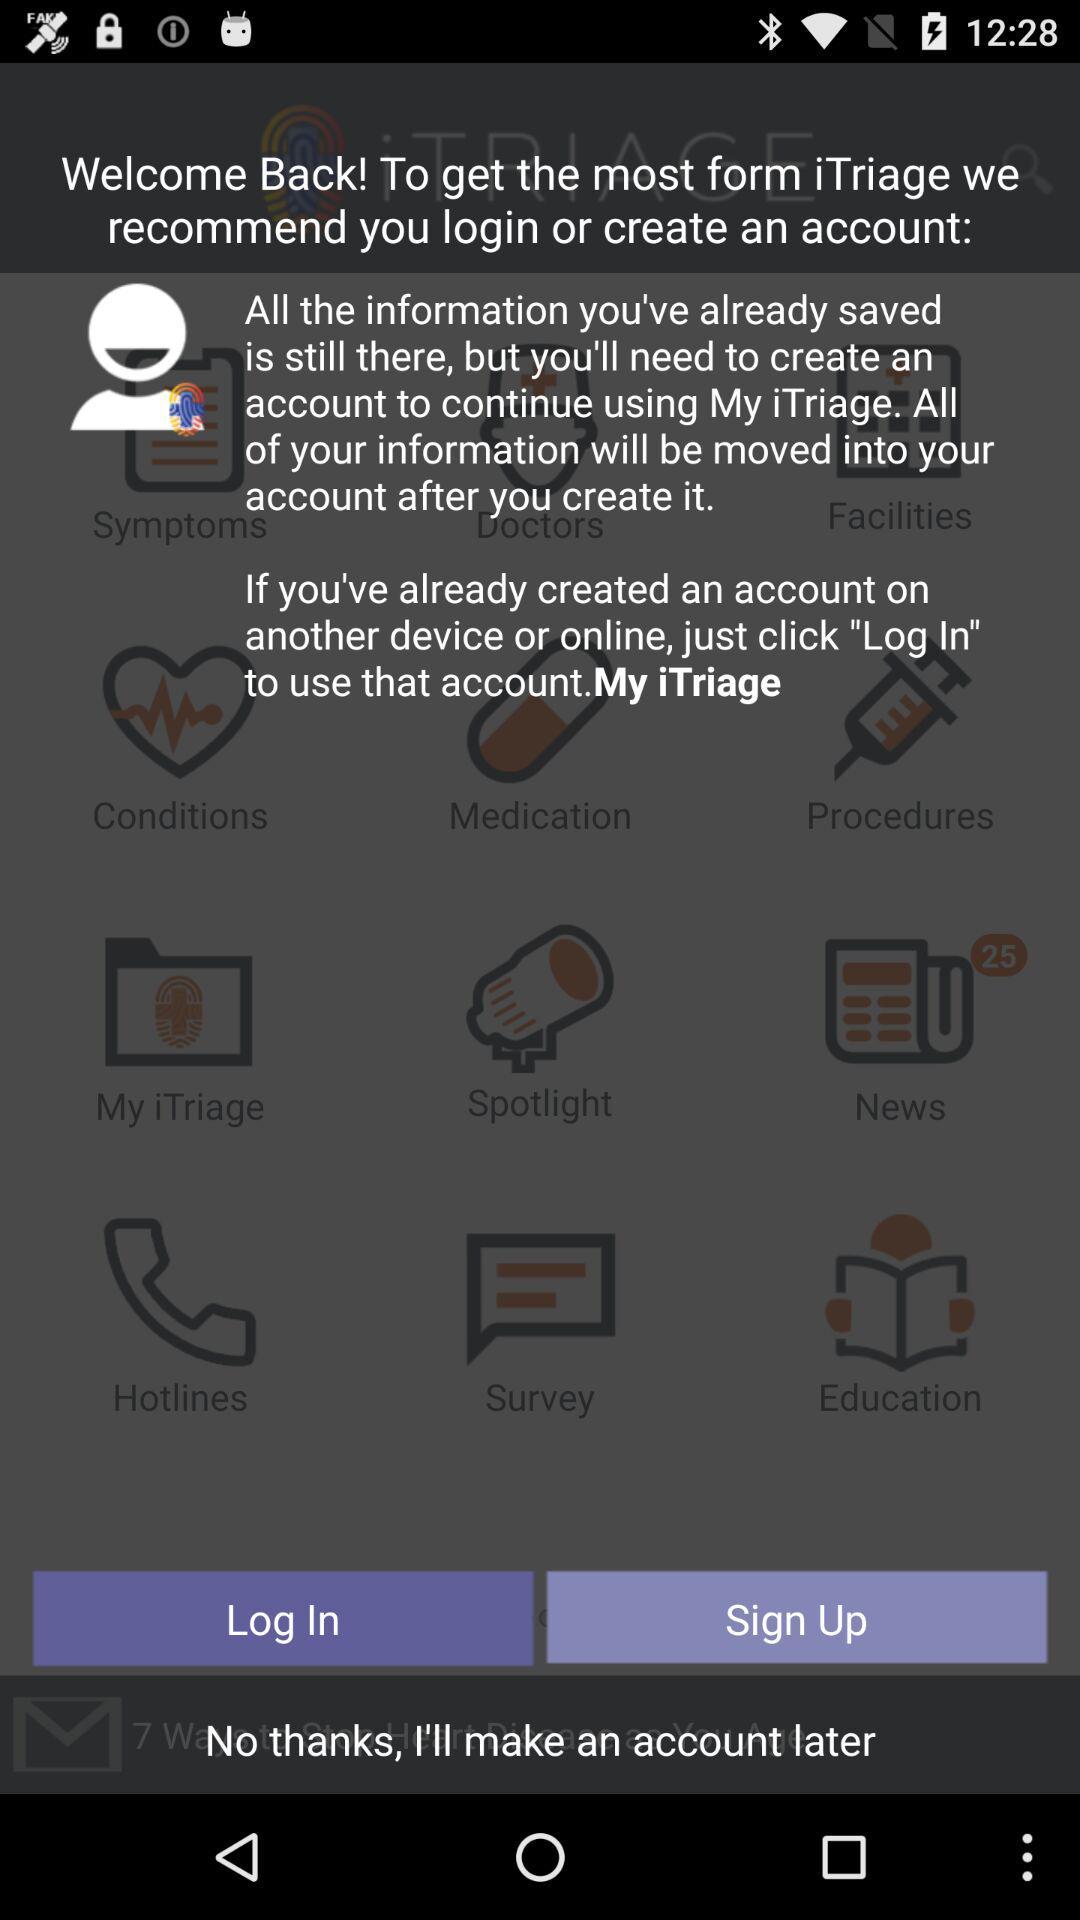 The height and width of the screenshot is (1920, 1080). I want to click on icon to the right of log in icon, so click(795, 1618).